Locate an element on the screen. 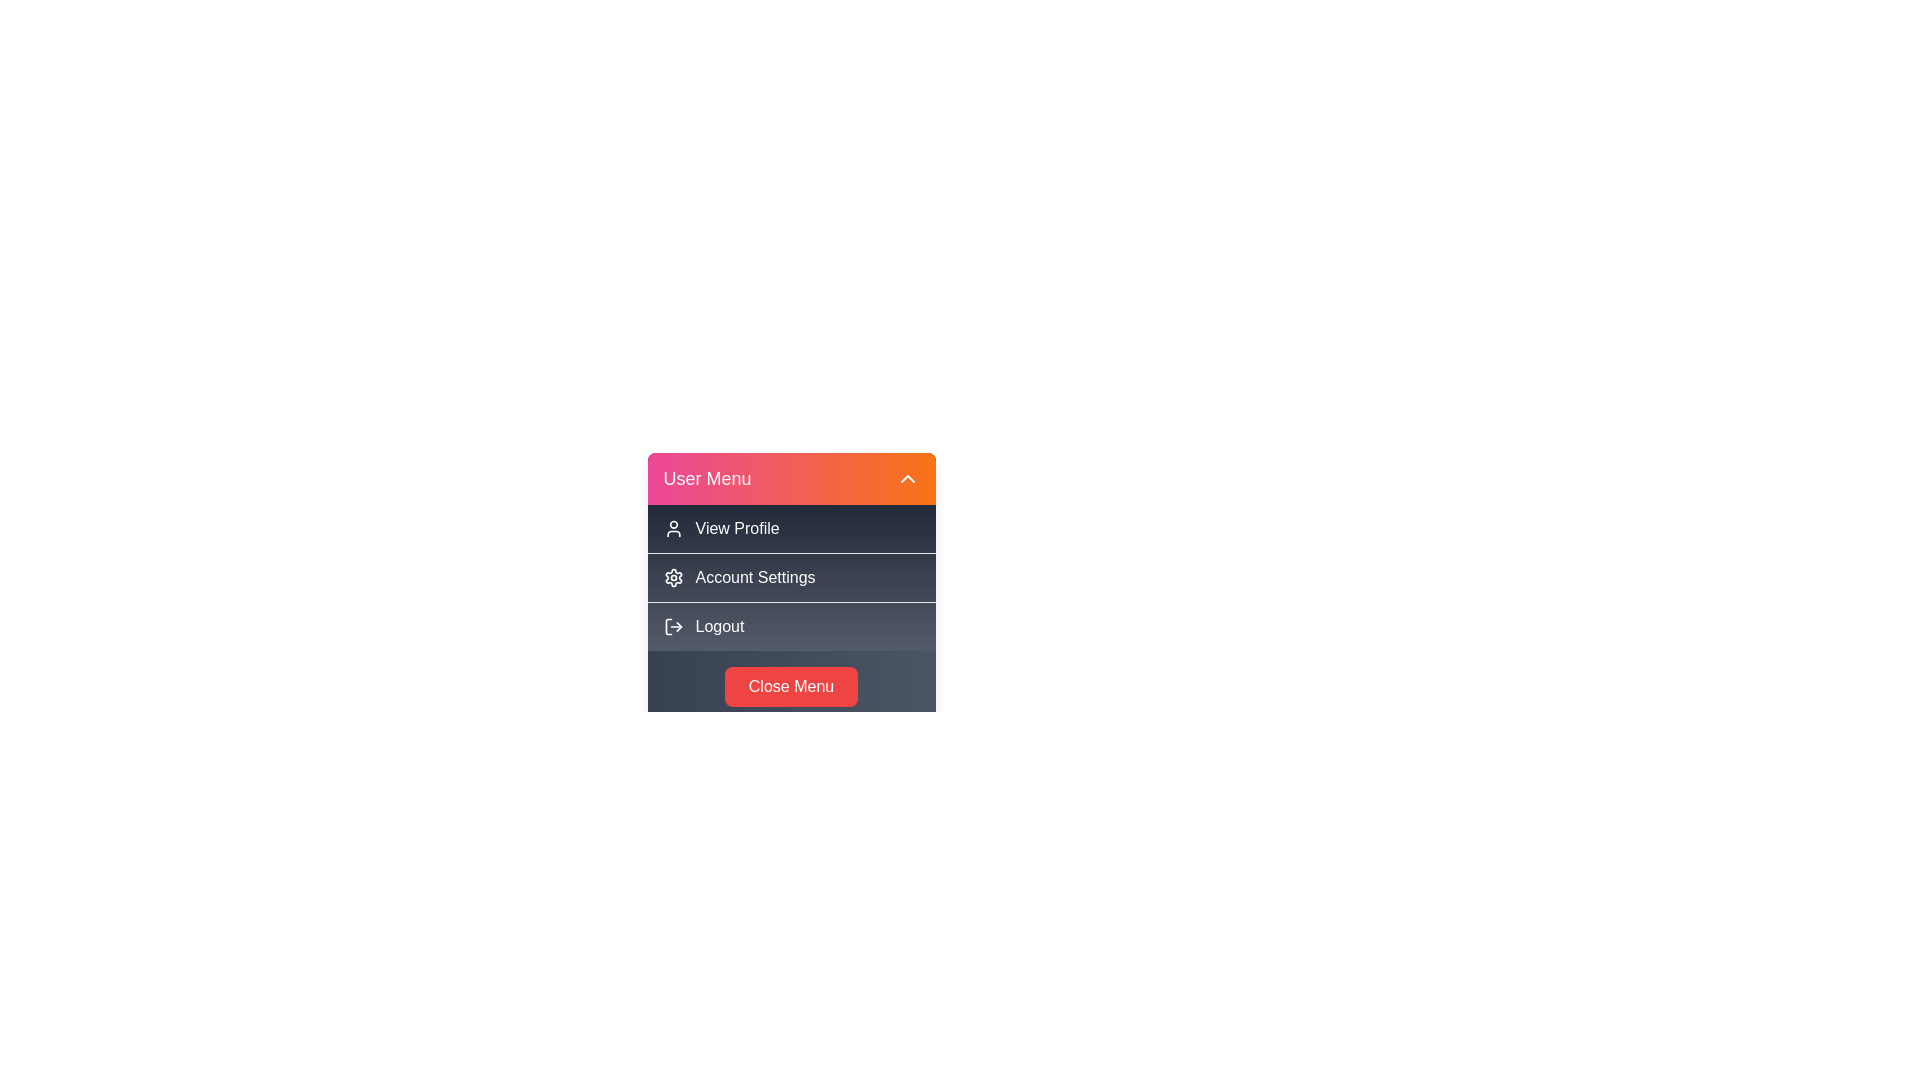  the 'User Menu' button to toggle the menu's open/close state is located at coordinates (790, 478).